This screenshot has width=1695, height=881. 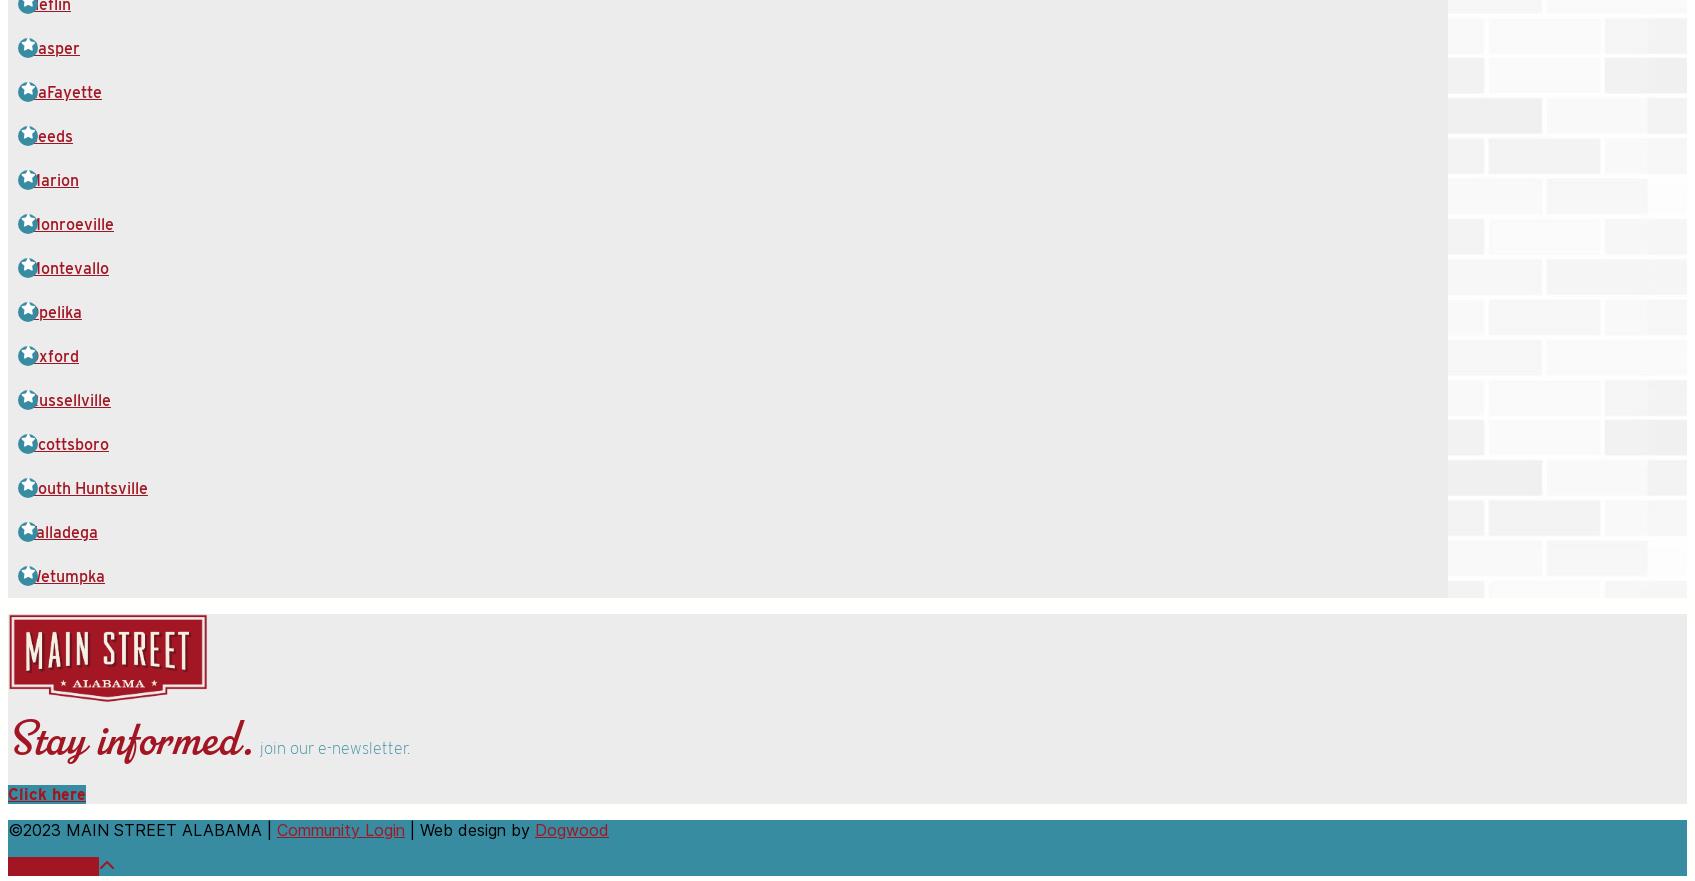 I want to click on 'Click here', so click(x=46, y=793).